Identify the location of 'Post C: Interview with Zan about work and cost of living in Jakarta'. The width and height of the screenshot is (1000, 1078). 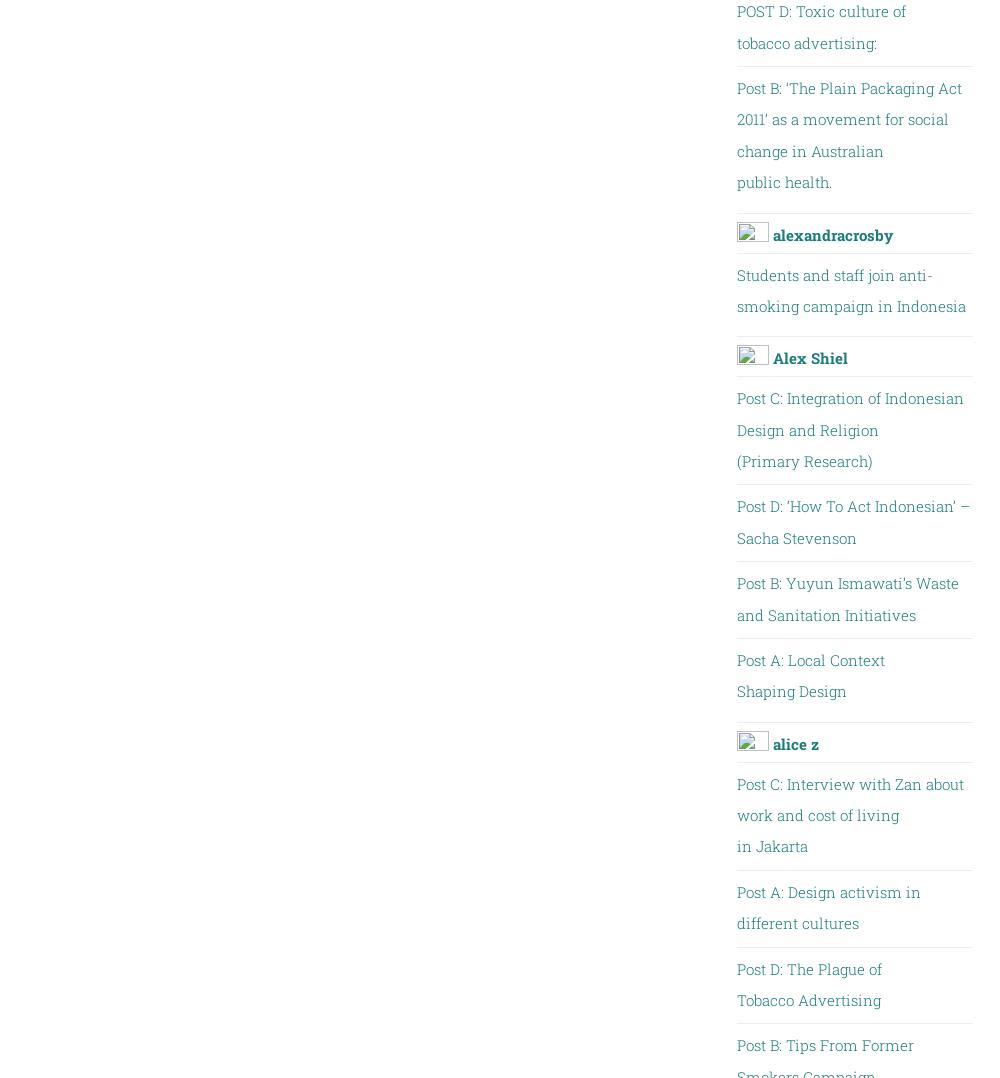
(848, 814).